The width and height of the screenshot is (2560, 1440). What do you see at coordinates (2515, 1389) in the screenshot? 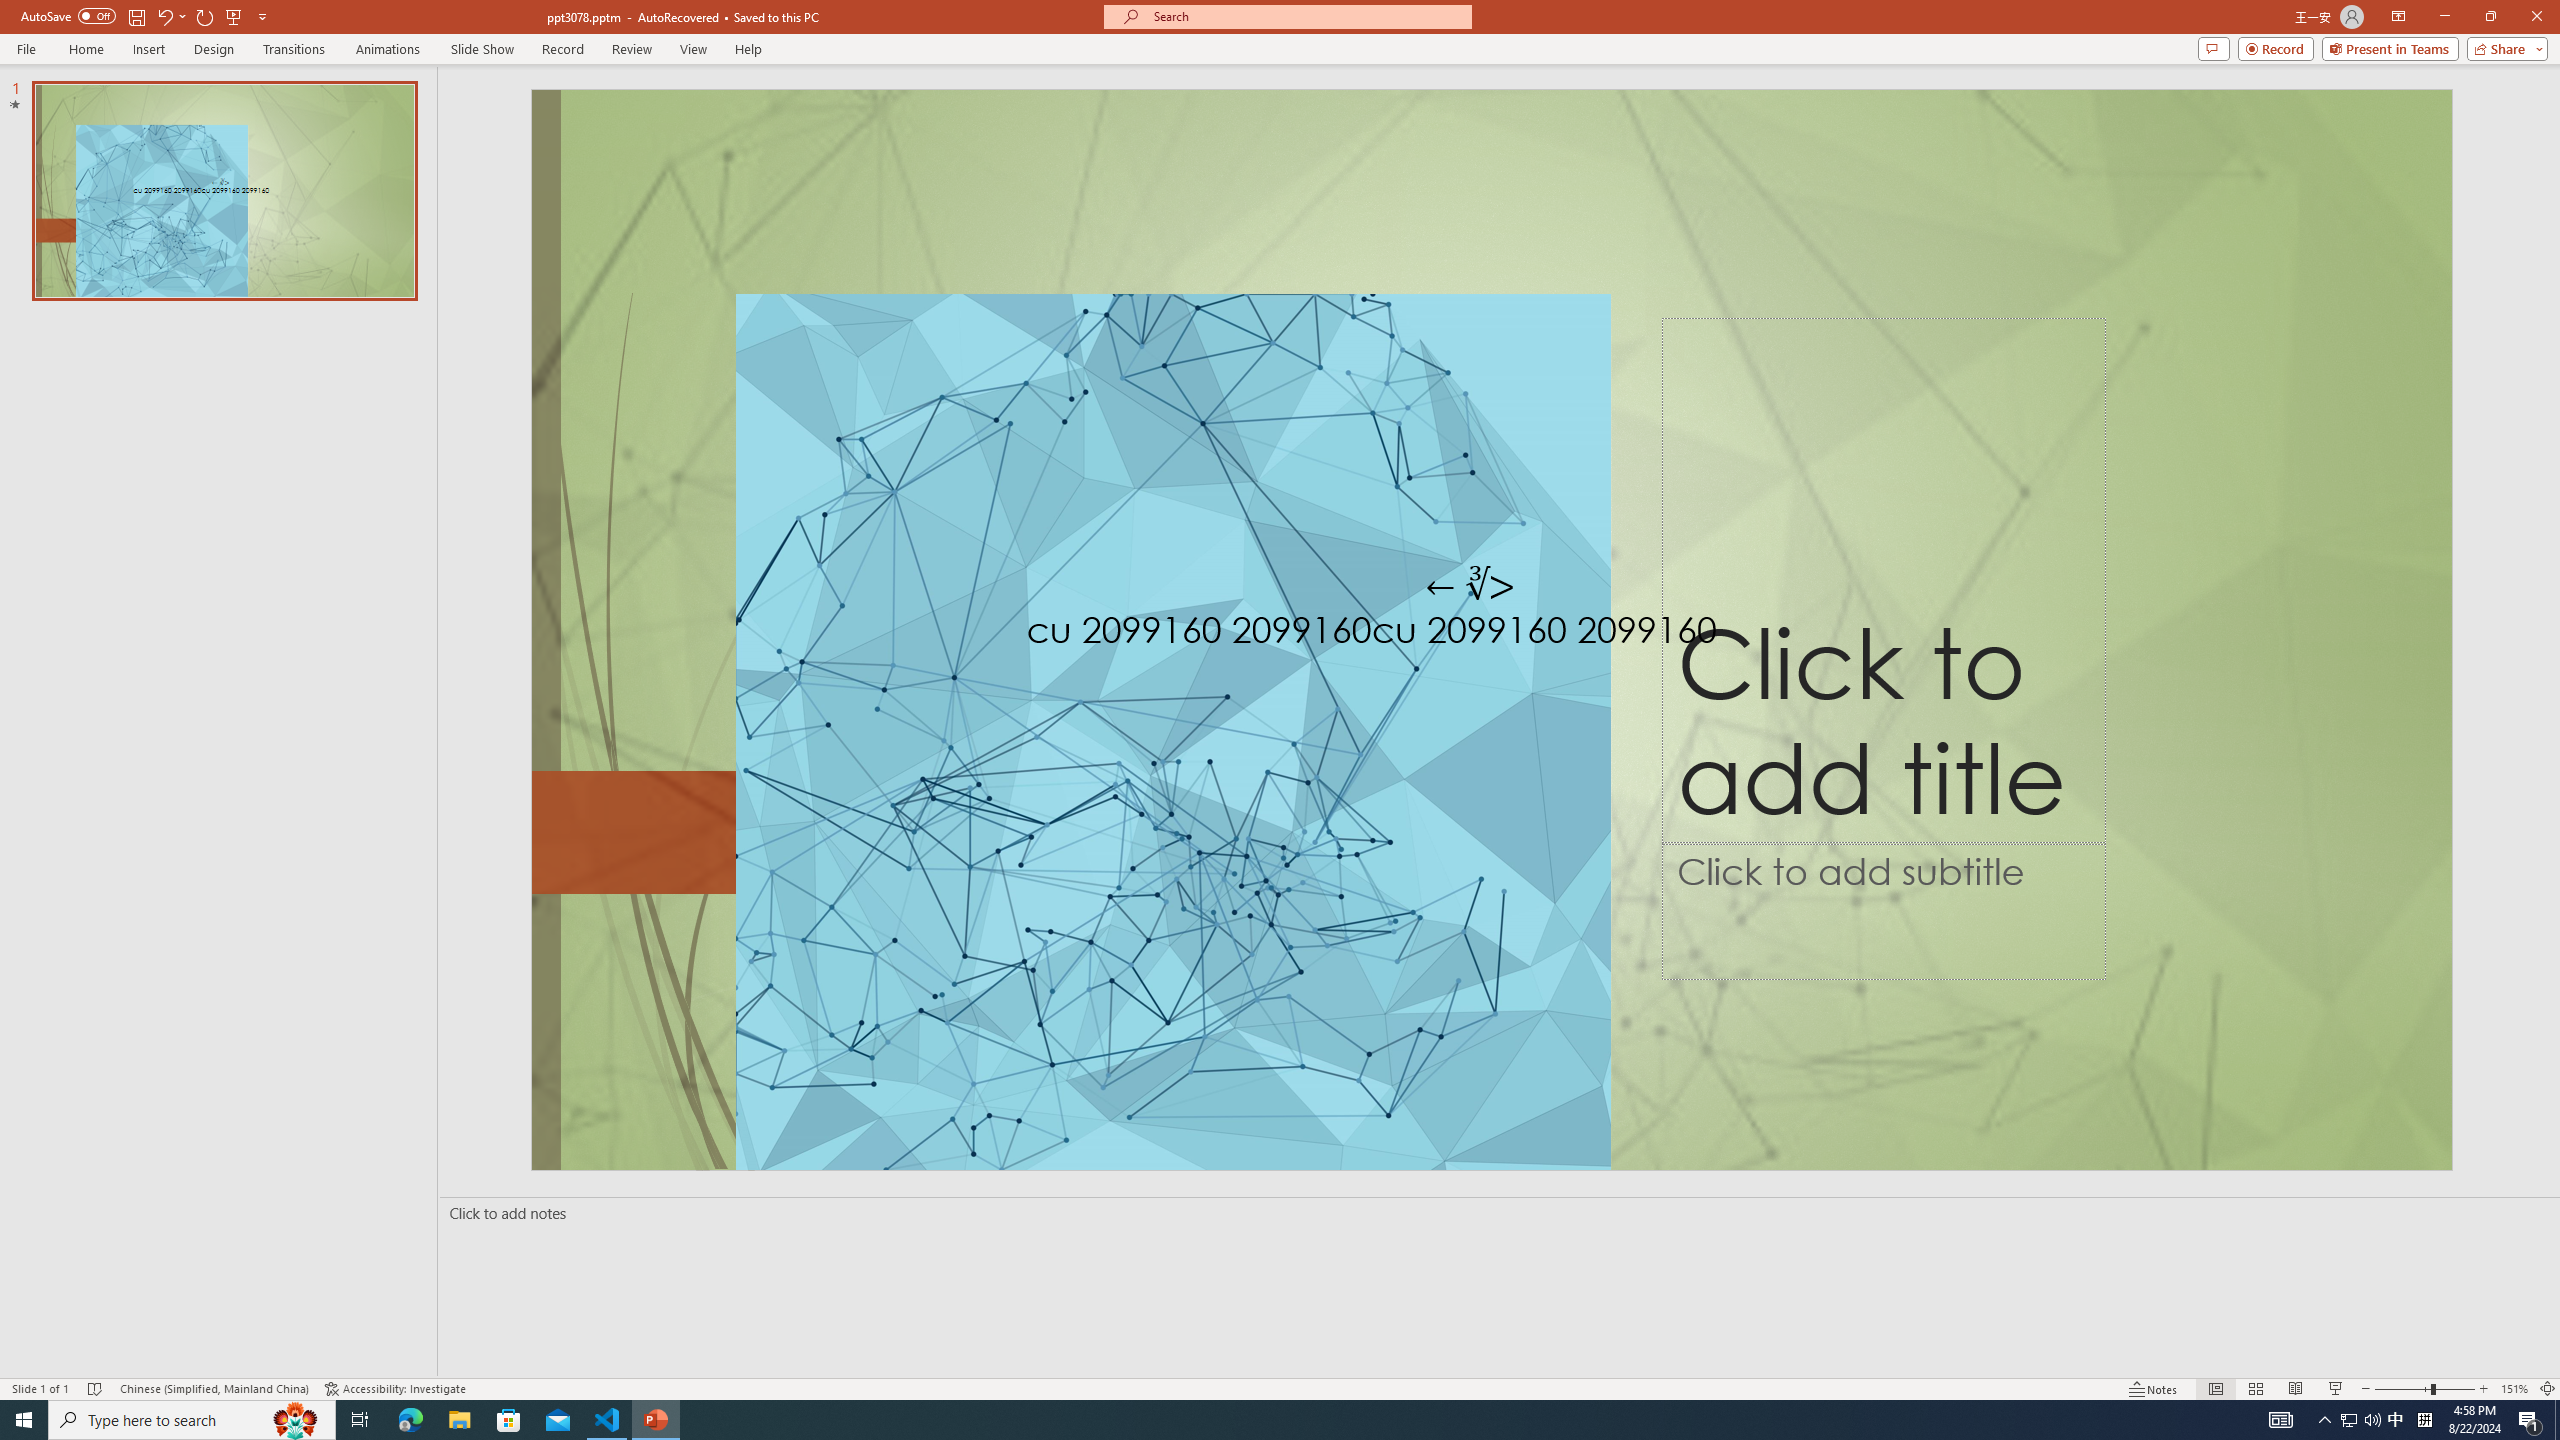
I see `'Zoom 151%'` at bounding box center [2515, 1389].